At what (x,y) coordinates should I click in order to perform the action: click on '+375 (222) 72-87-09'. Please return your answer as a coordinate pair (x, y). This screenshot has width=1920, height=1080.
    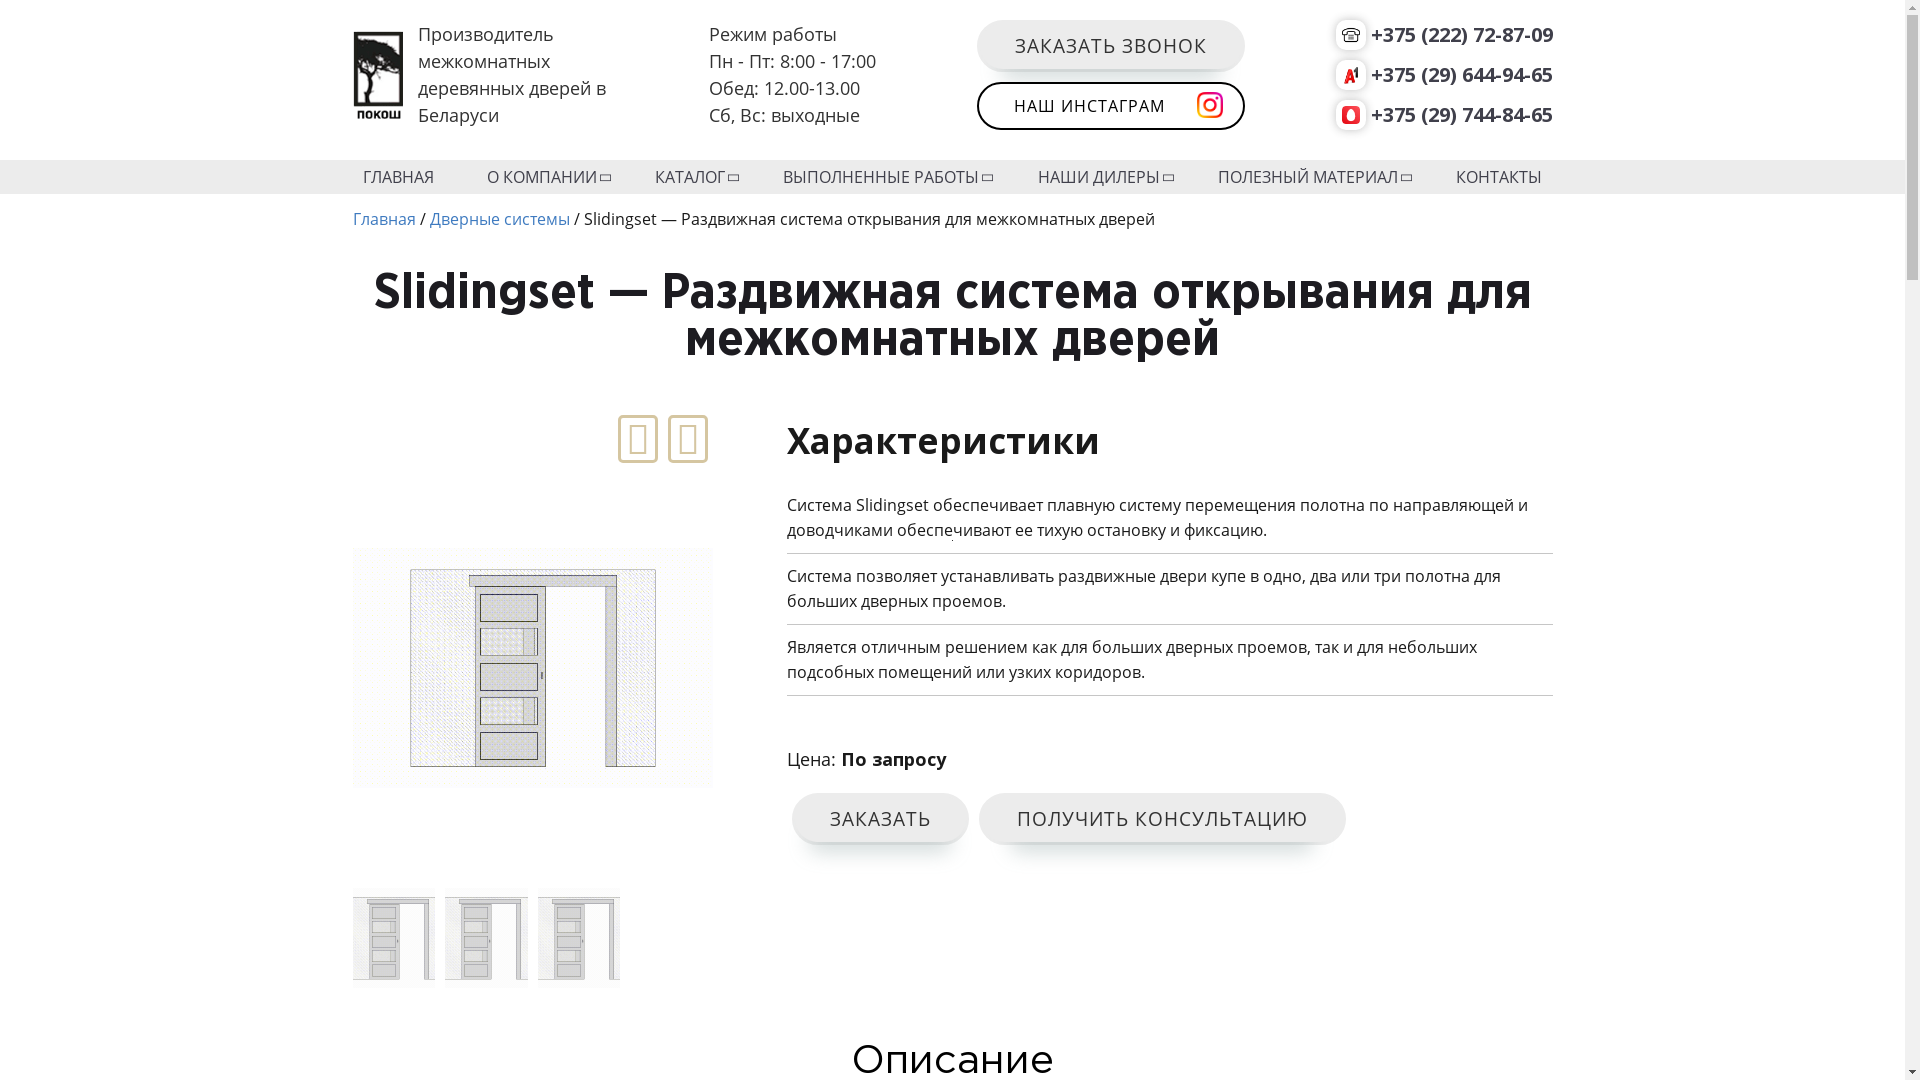
    Looking at the image, I should click on (1335, 34).